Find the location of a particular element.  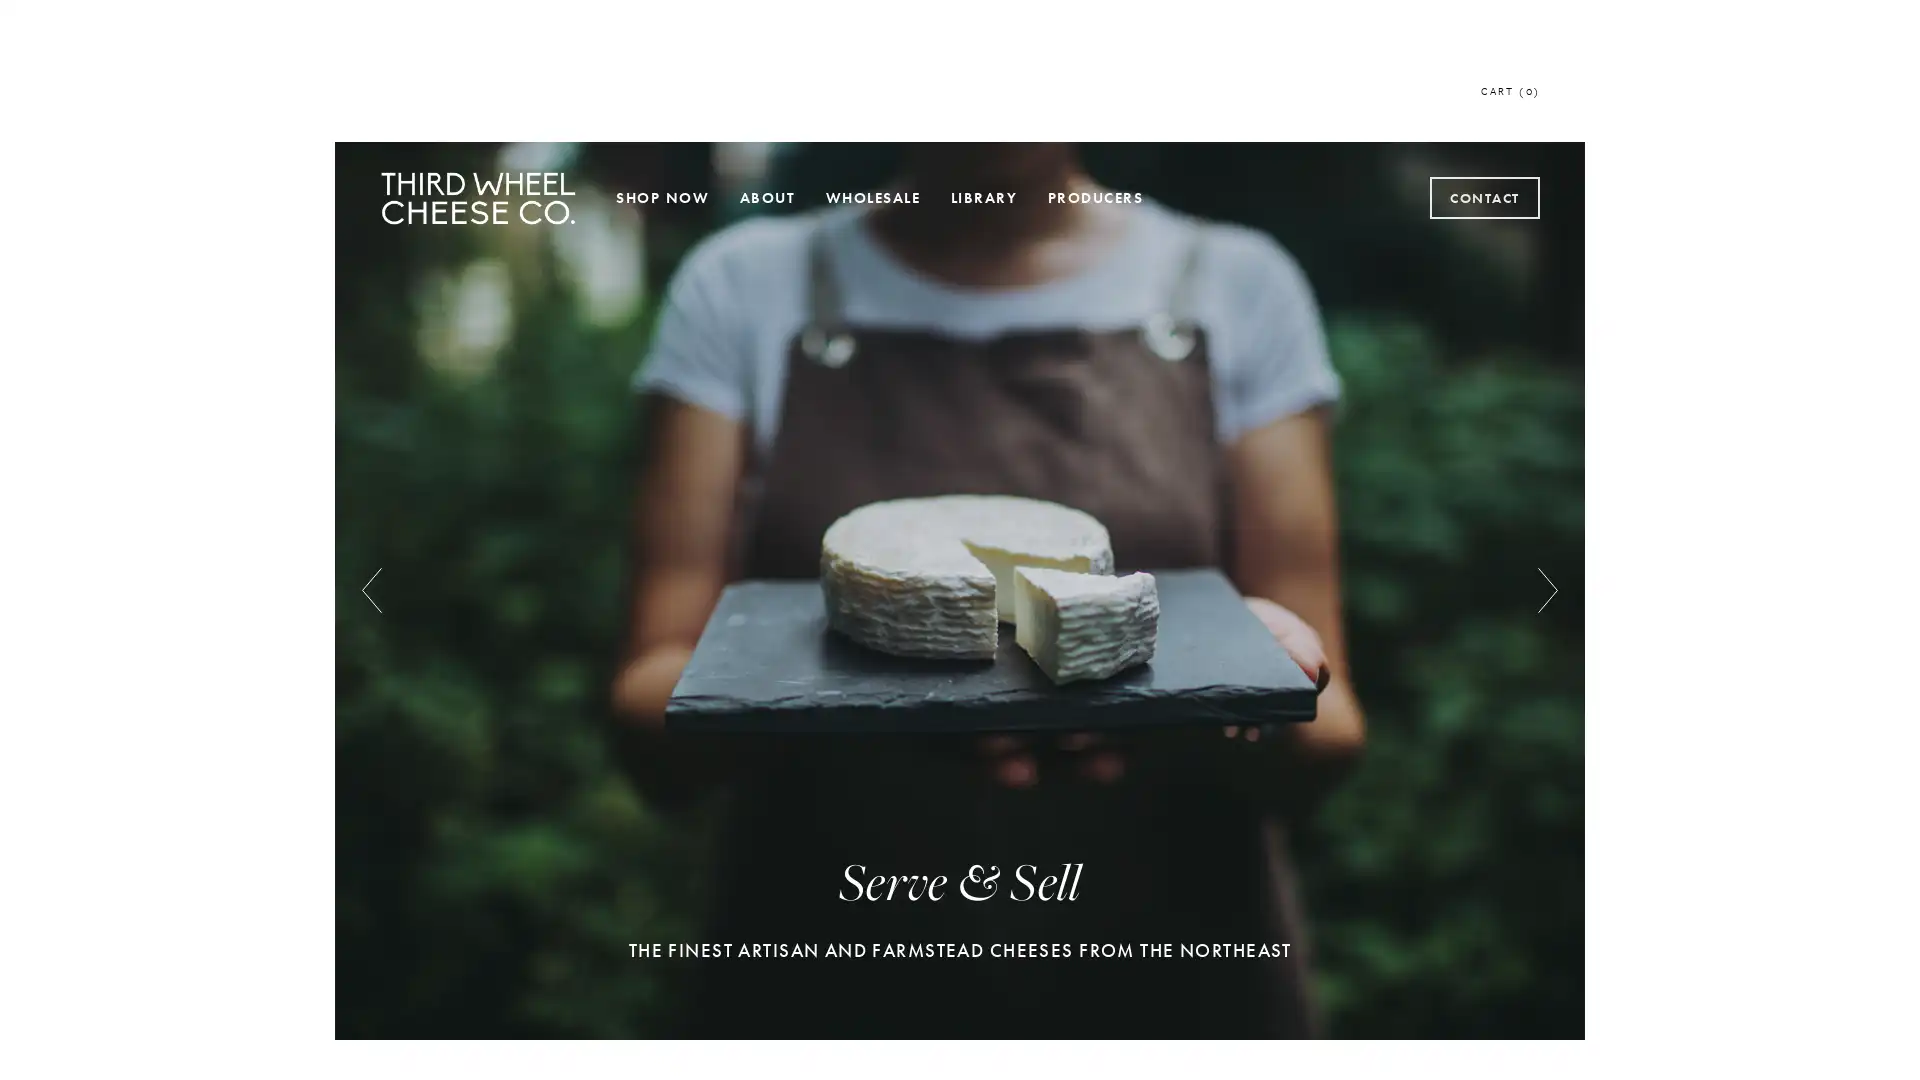

Close is located at coordinates (1245, 370).